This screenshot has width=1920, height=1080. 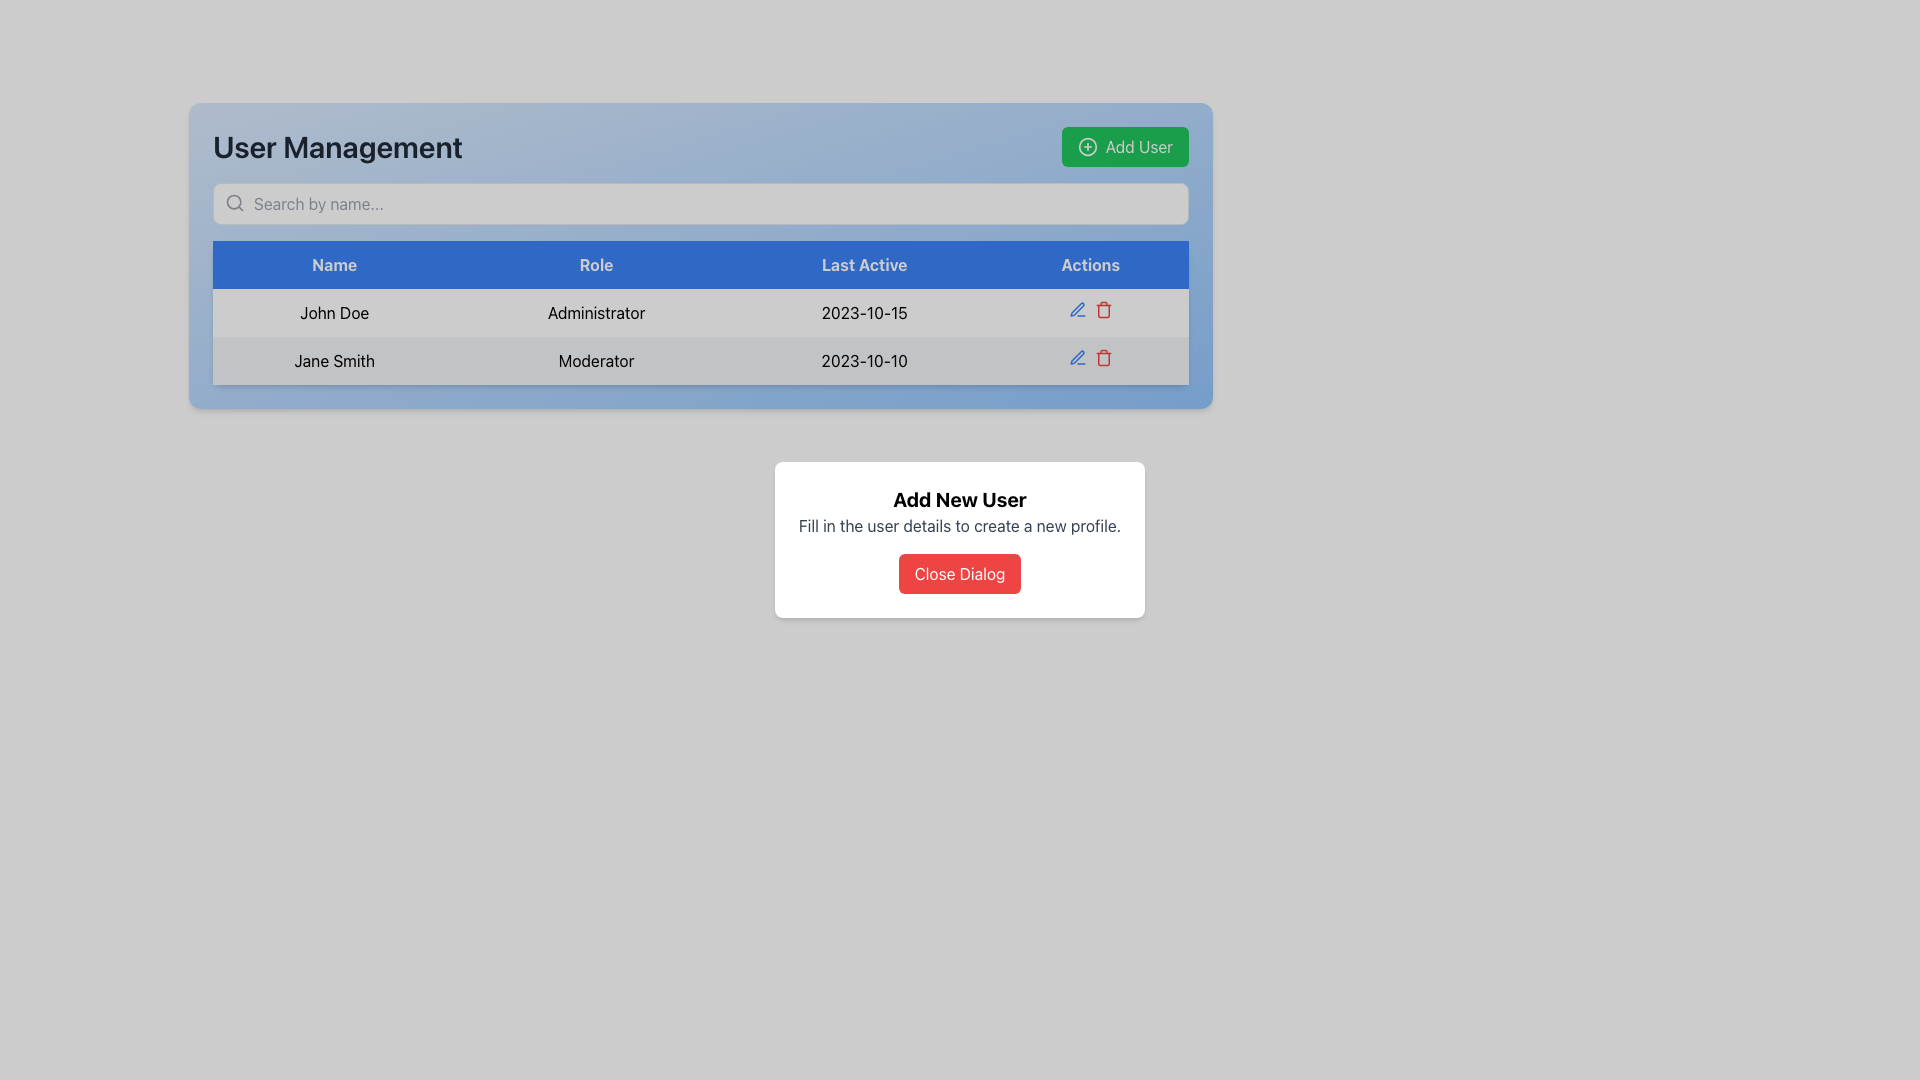 What do you see at coordinates (864, 312) in the screenshot?
I see `the text label displaying the date '2023-10-15' in bold, sans-serif font, located in the 'Last Active' column for user 'John Doe', the Administrator` at bounding box center [864, 312].